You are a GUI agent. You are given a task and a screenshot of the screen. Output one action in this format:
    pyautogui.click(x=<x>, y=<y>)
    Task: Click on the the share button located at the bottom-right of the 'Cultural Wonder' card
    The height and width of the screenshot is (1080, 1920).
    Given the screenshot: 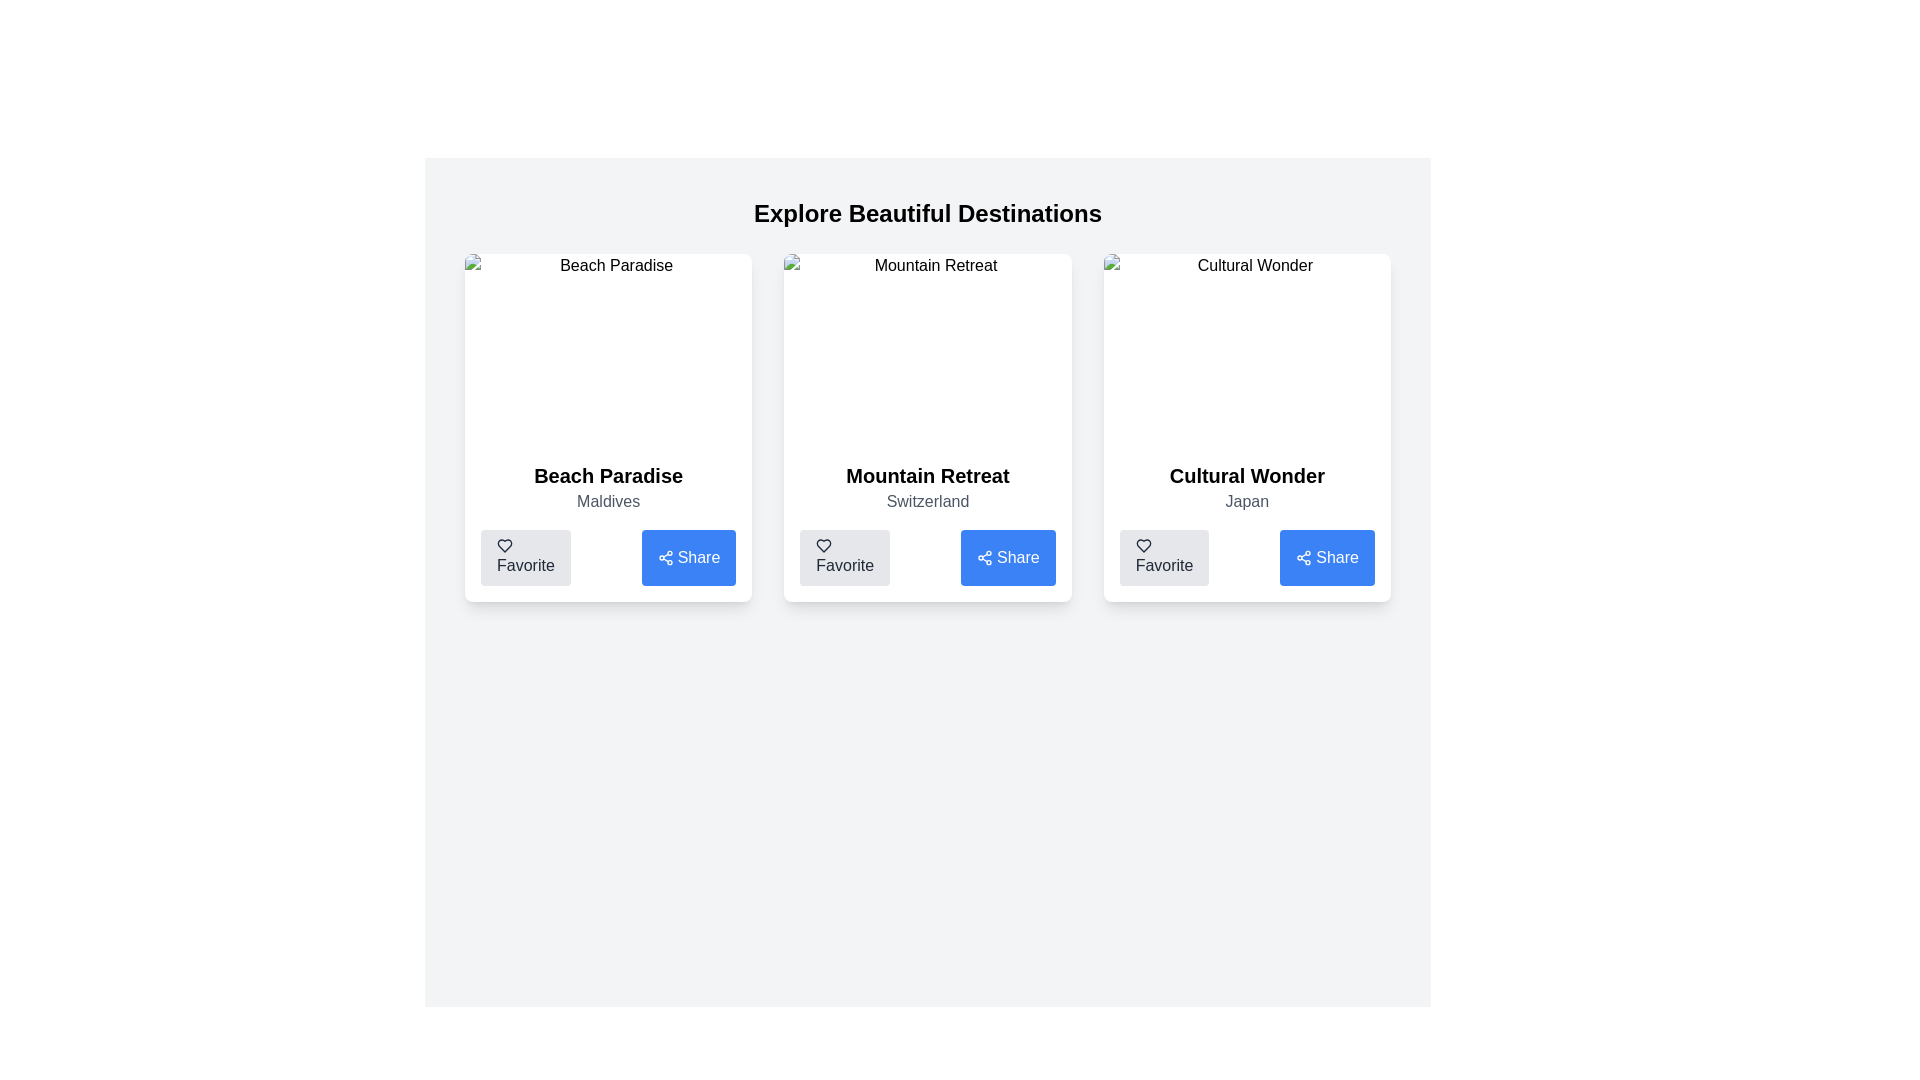 What is the action you would take?
    pyautogui.click(x=1327, y=558)
    